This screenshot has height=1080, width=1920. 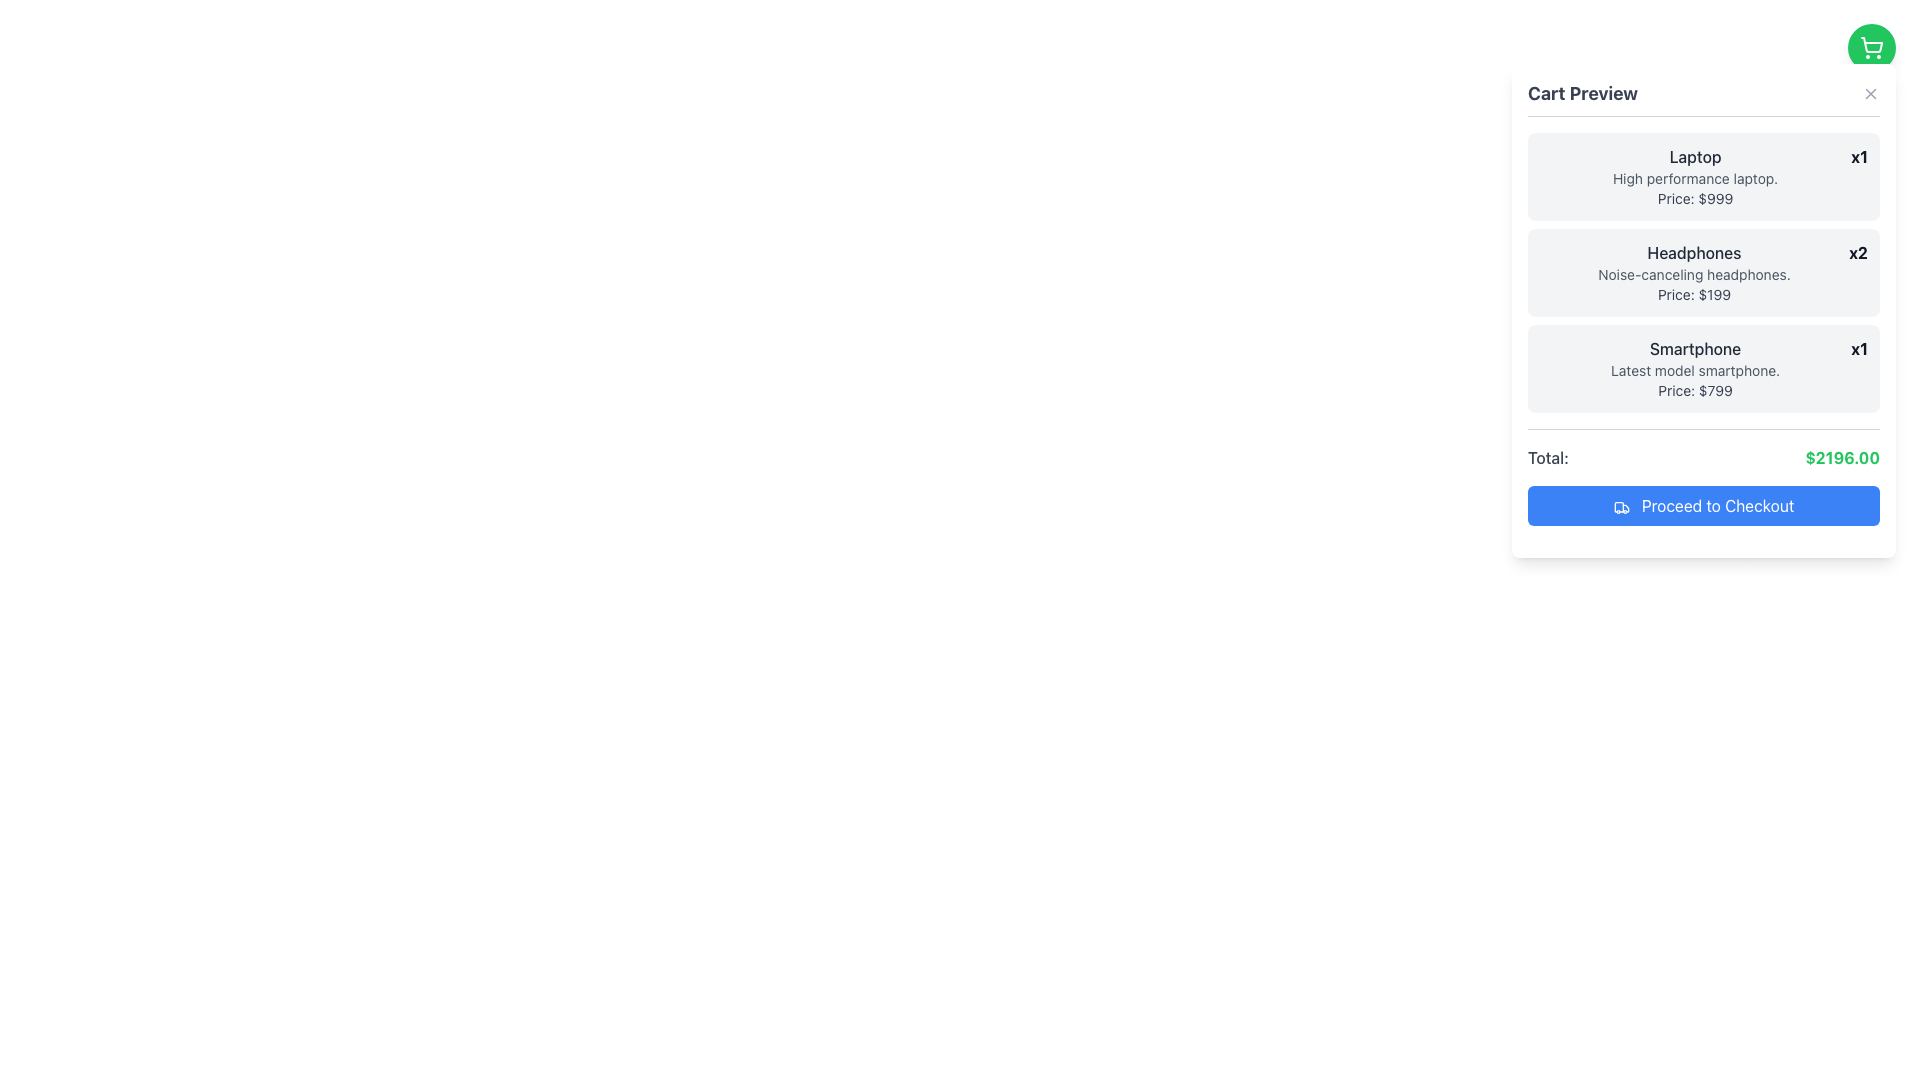 What do you see at coordinates (1694, 199) in the screenshot?
I see `the static text label displaying 'Price: $999' in the cart preview section of the 'Laptop' listing` at bounding box center [1694, 199].